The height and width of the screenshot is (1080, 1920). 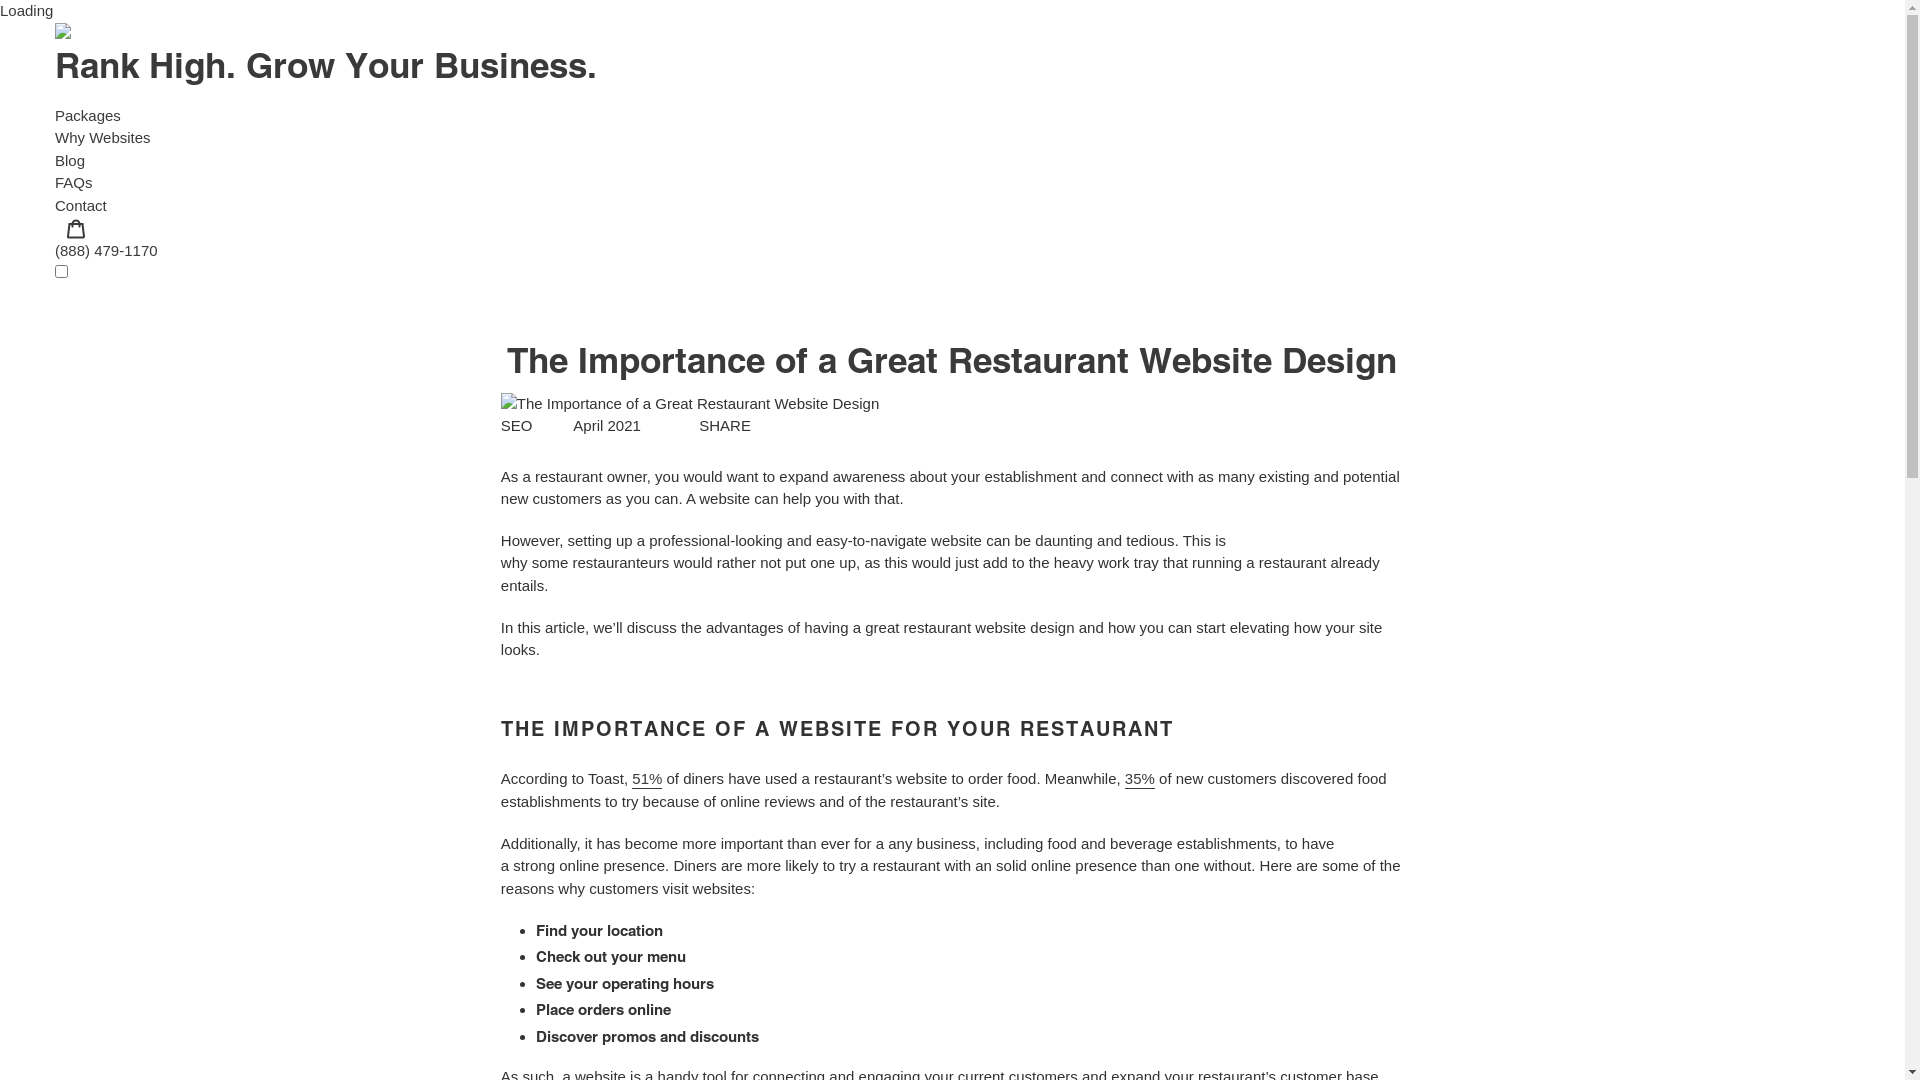 I want to click on 'FAQs', so click(x=73, y=182).